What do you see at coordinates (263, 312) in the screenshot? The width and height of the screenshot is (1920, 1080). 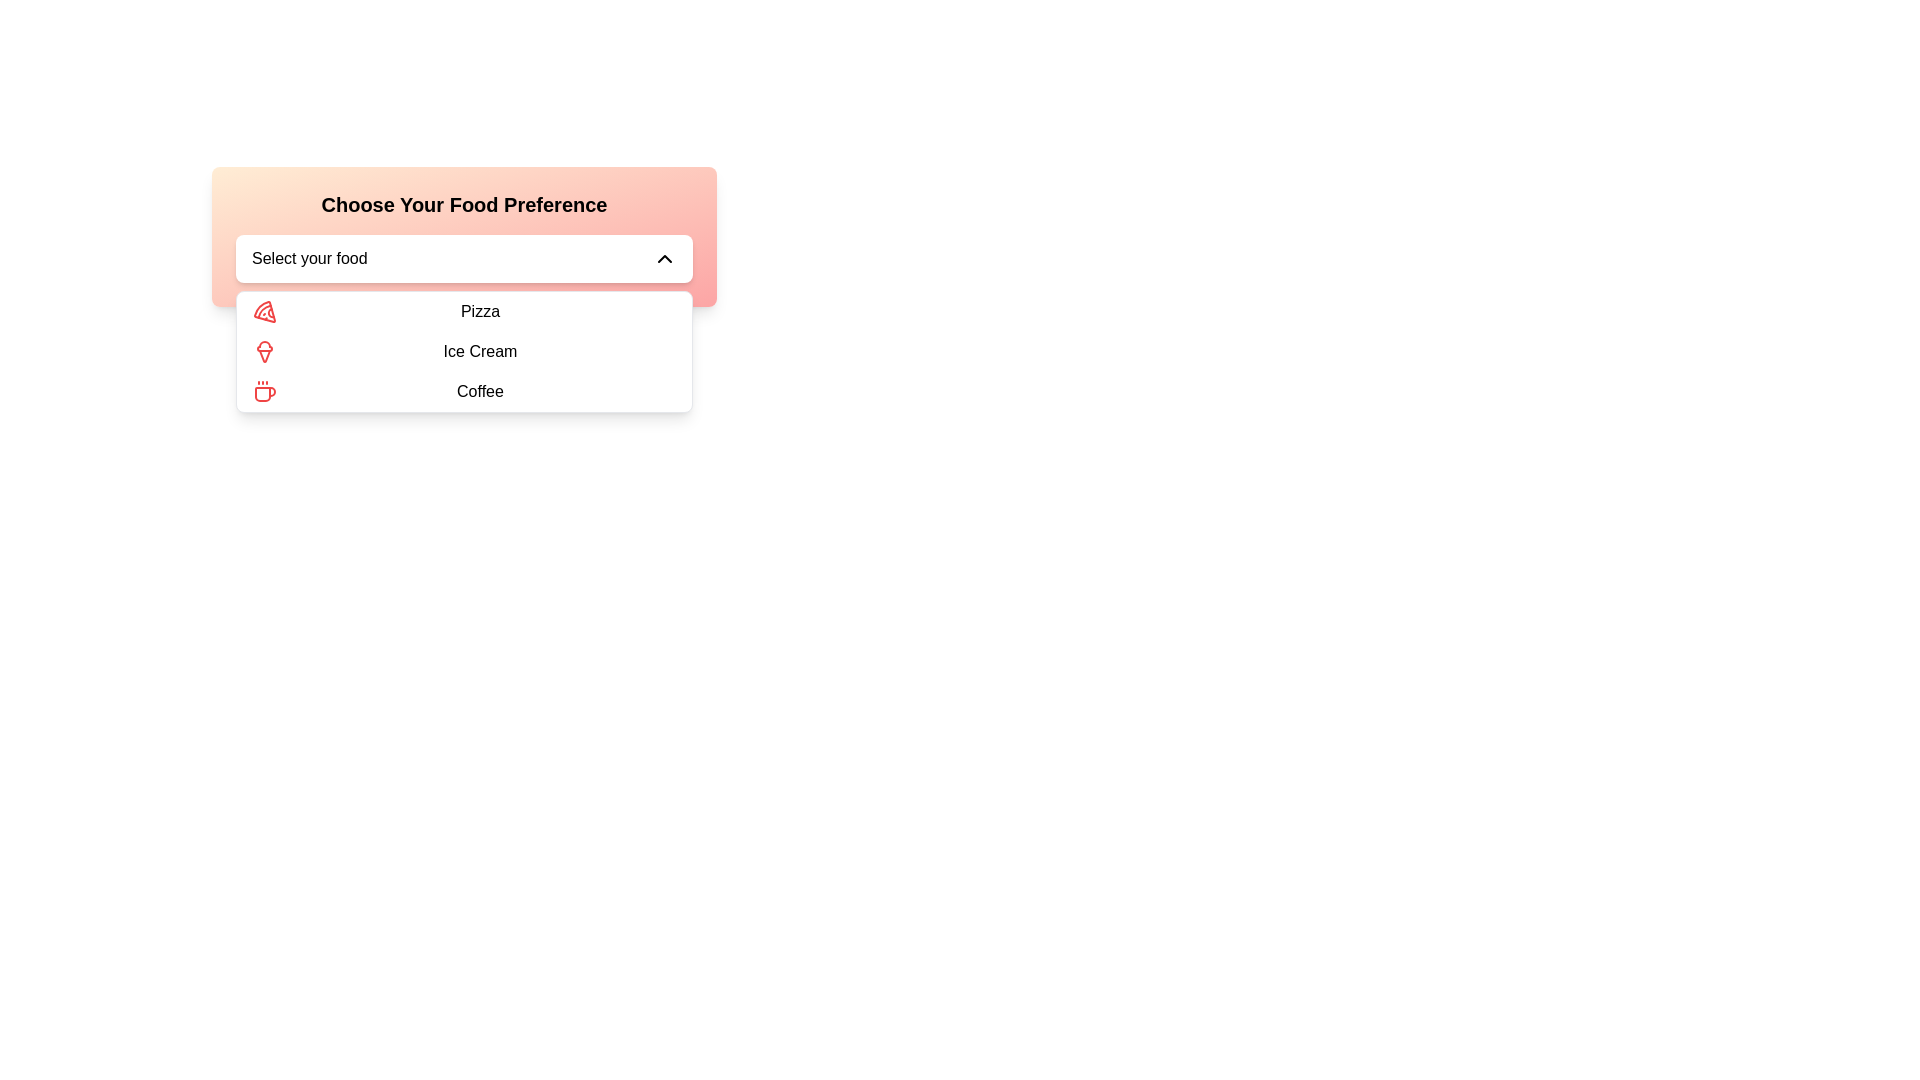 I see `the pizza slice icon in the dropdown menu under 'Choose Your Food Preference', which is styled in red and positioned to the left of the text 'Pizza'` at bounding box center [263, 312].